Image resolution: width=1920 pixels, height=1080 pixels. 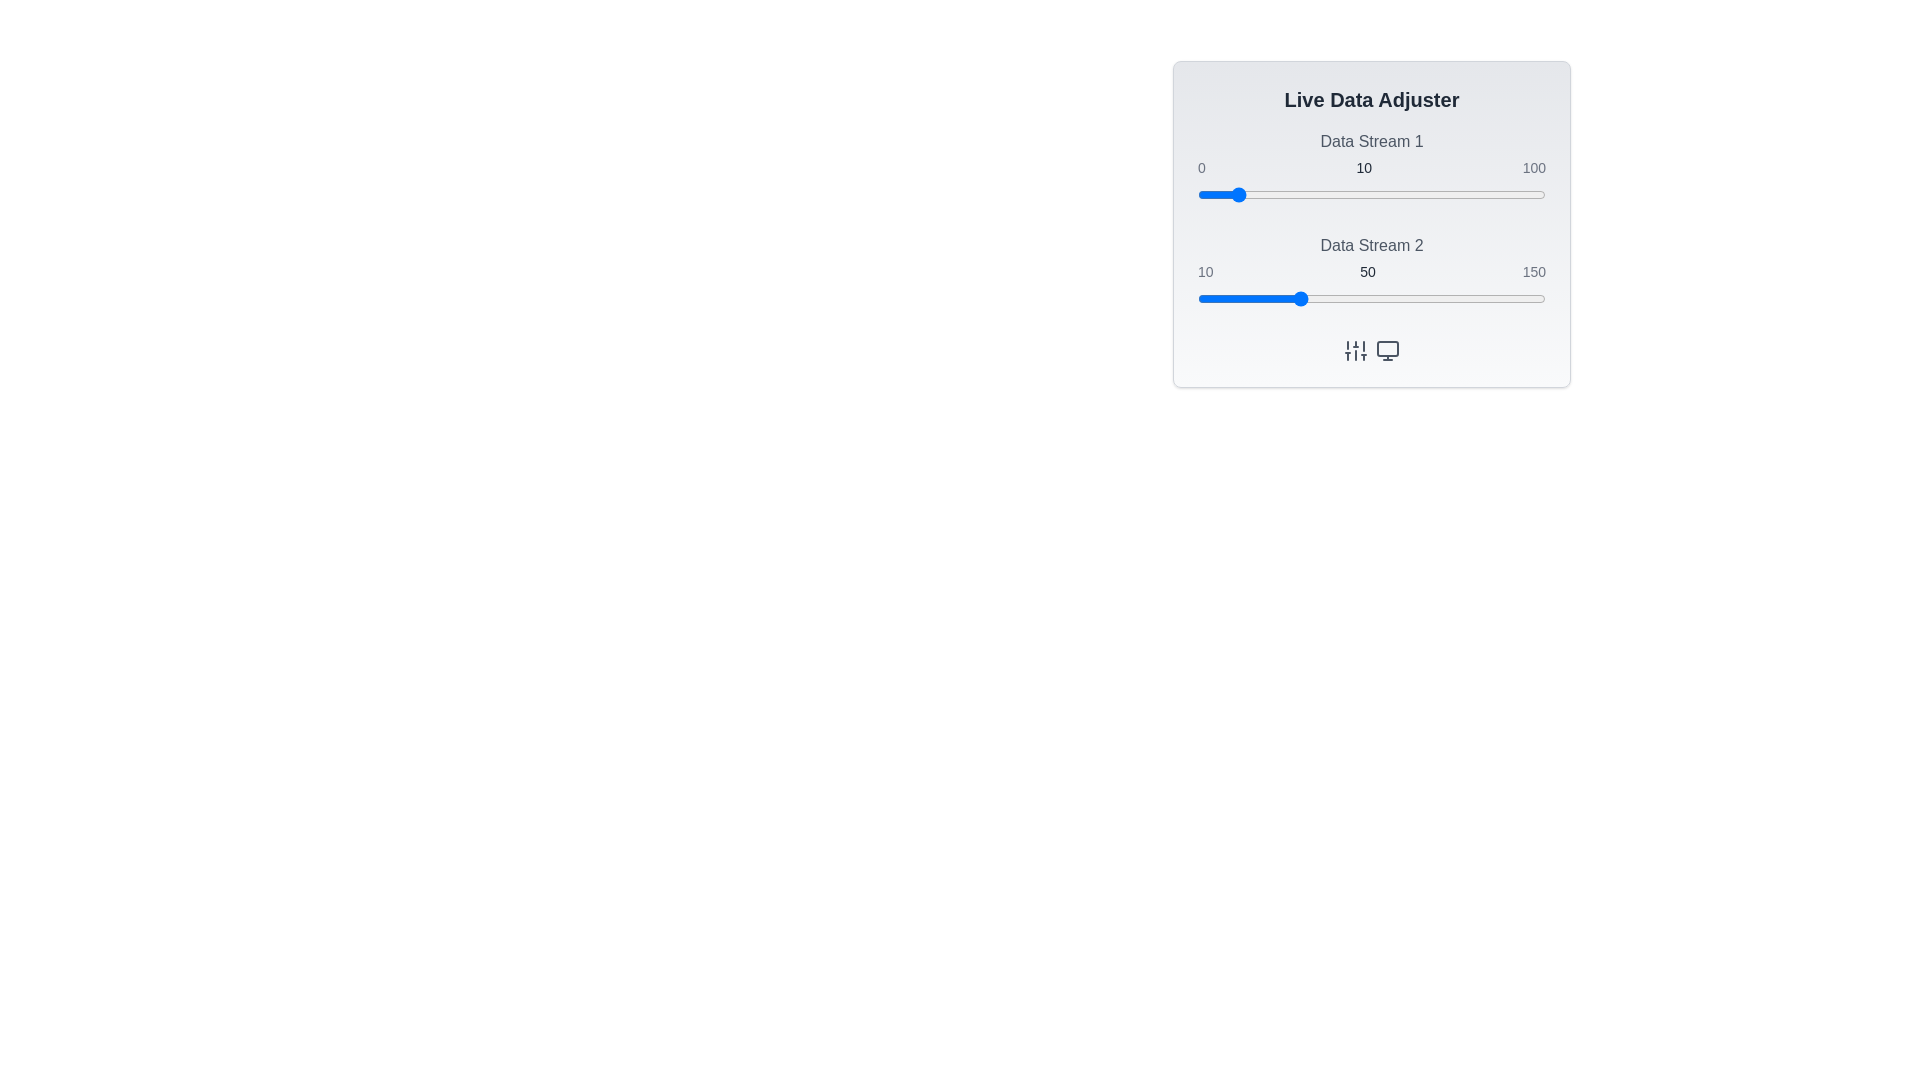 I want to click on the static text label displaying the value '100', which is styled in a small font size and gray color, located at the end of the slider component for 'Data Stream 1', so click(x=1533, y=167).